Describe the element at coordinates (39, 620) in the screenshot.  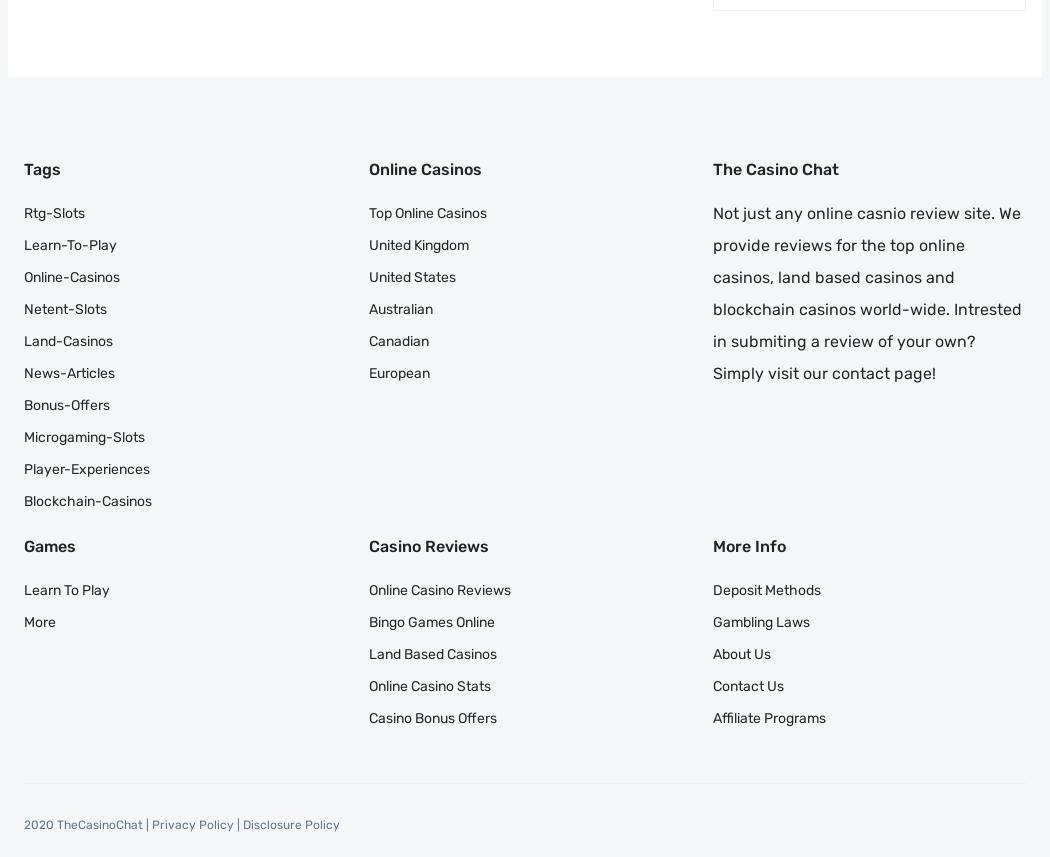
I see `'More'` at that location.